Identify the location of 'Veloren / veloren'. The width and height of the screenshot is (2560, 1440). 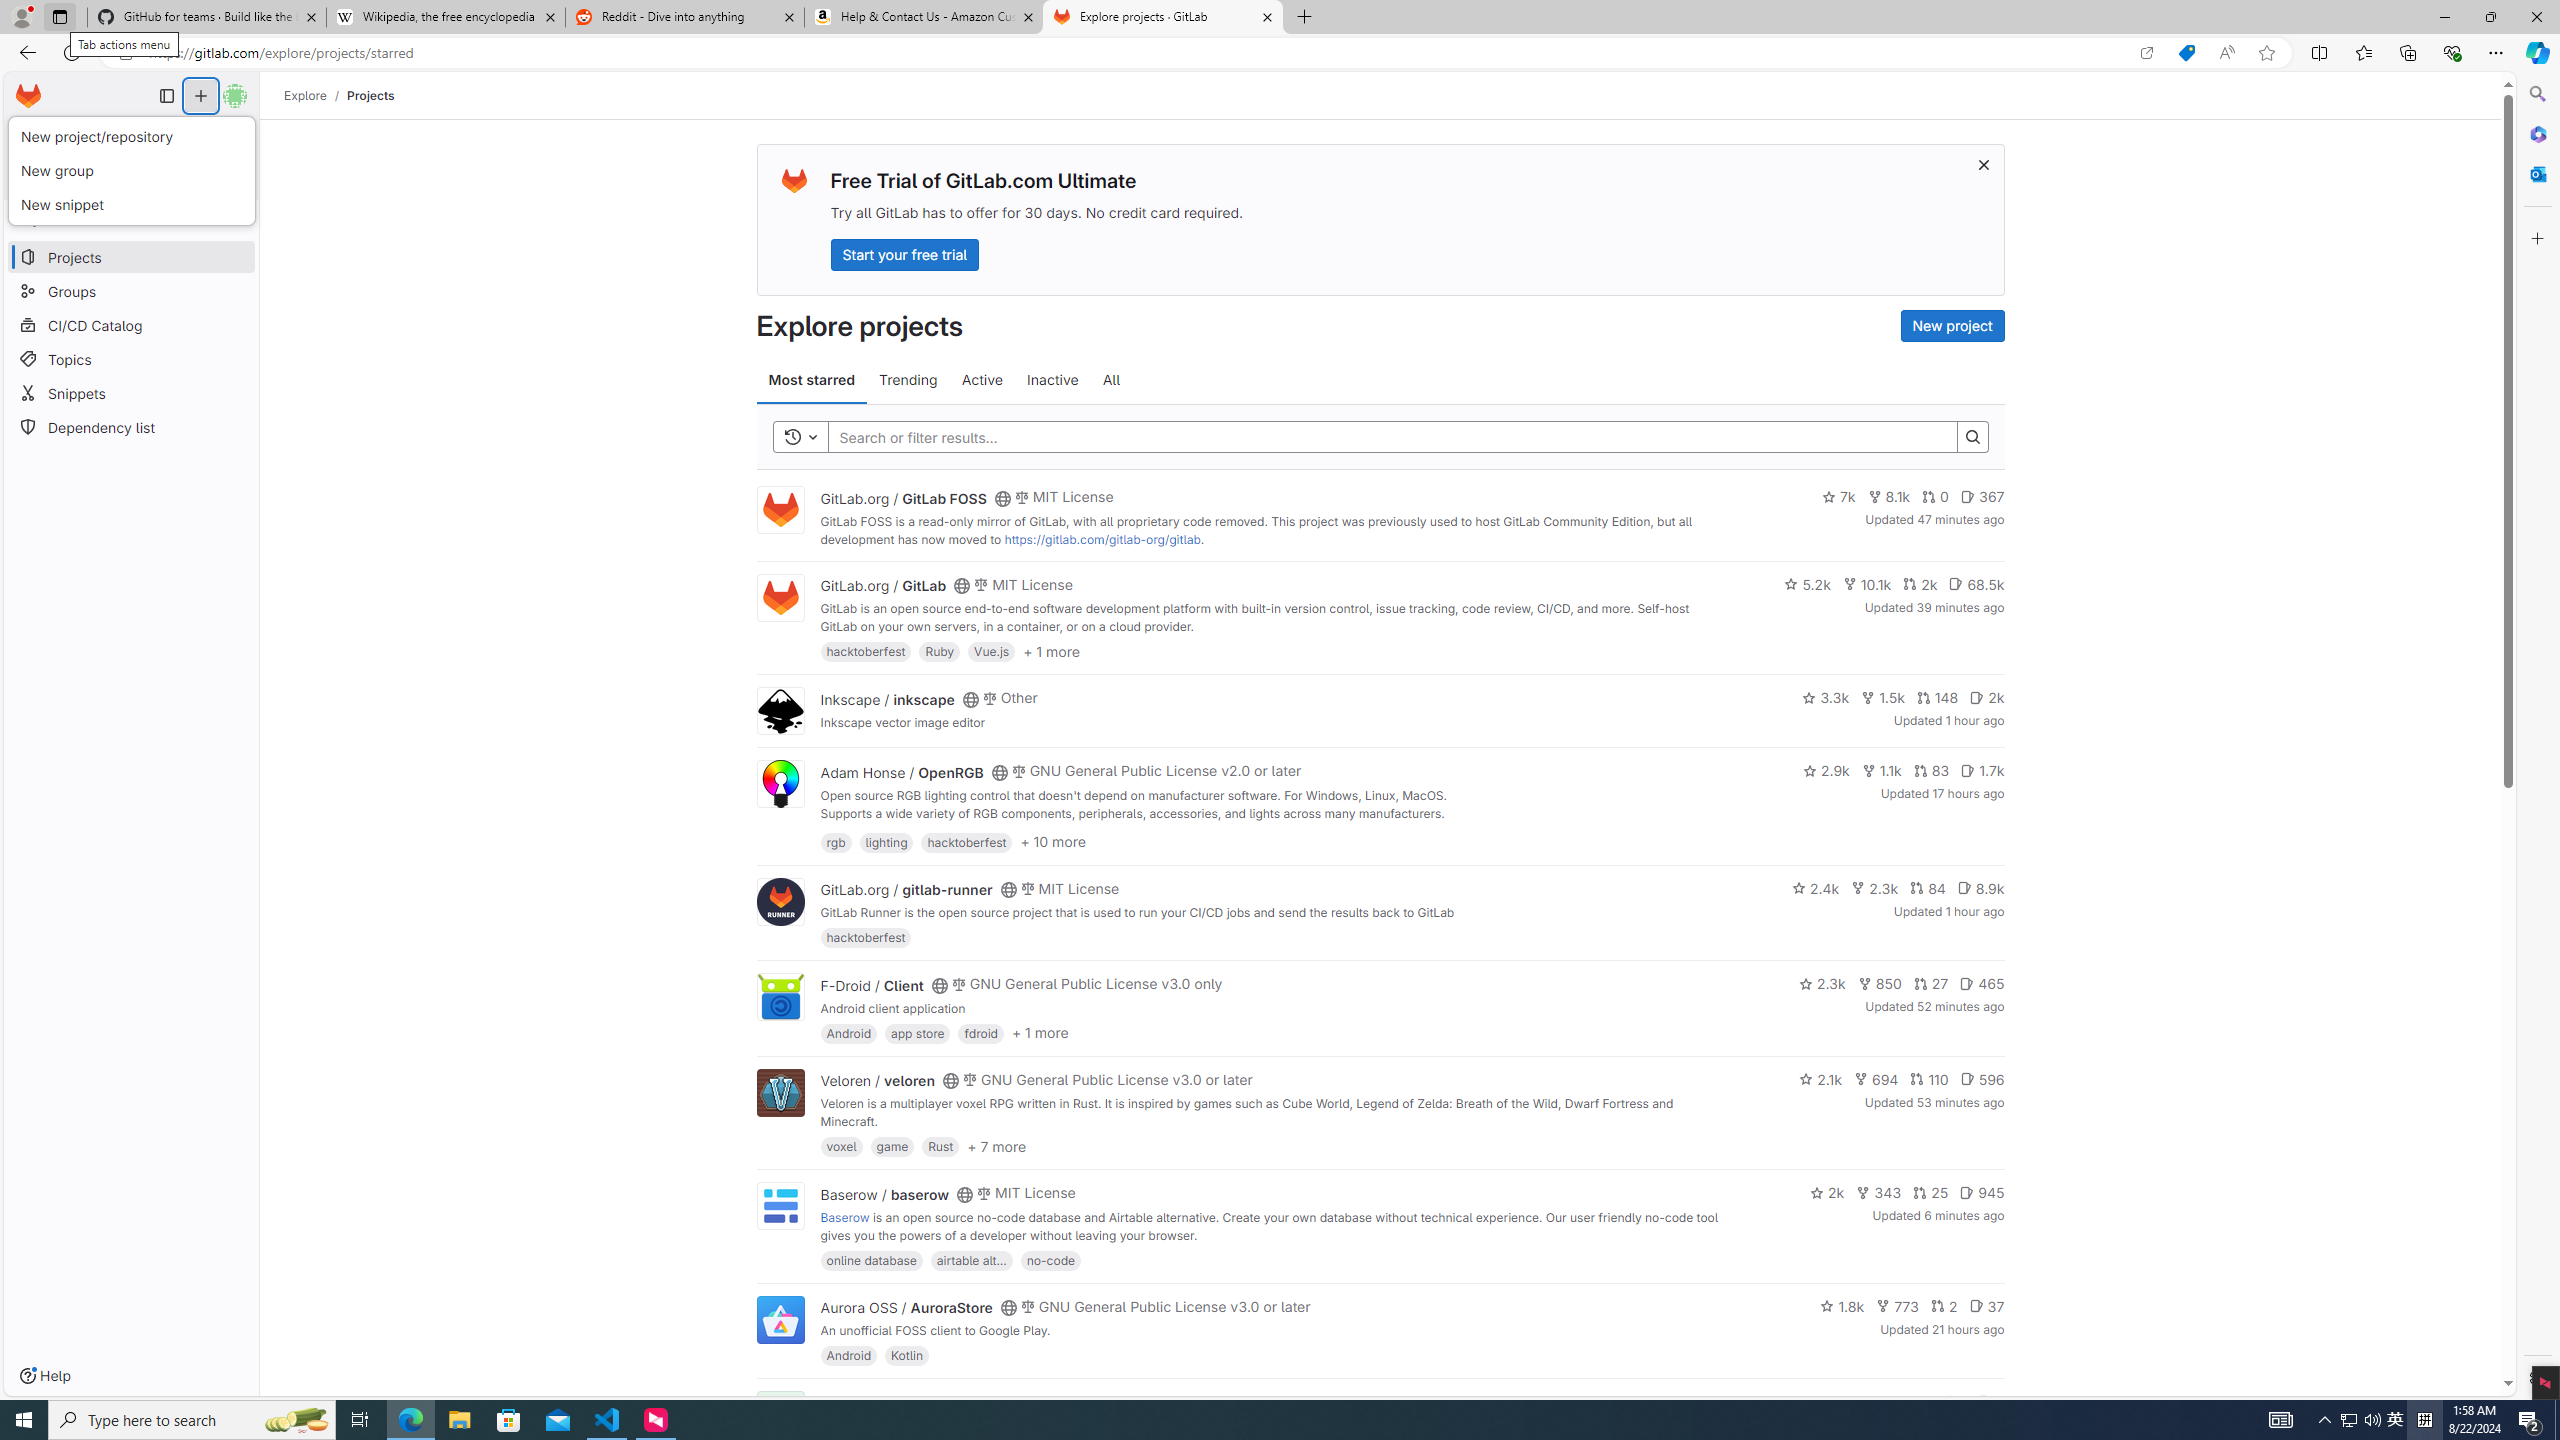
(877, 1080).